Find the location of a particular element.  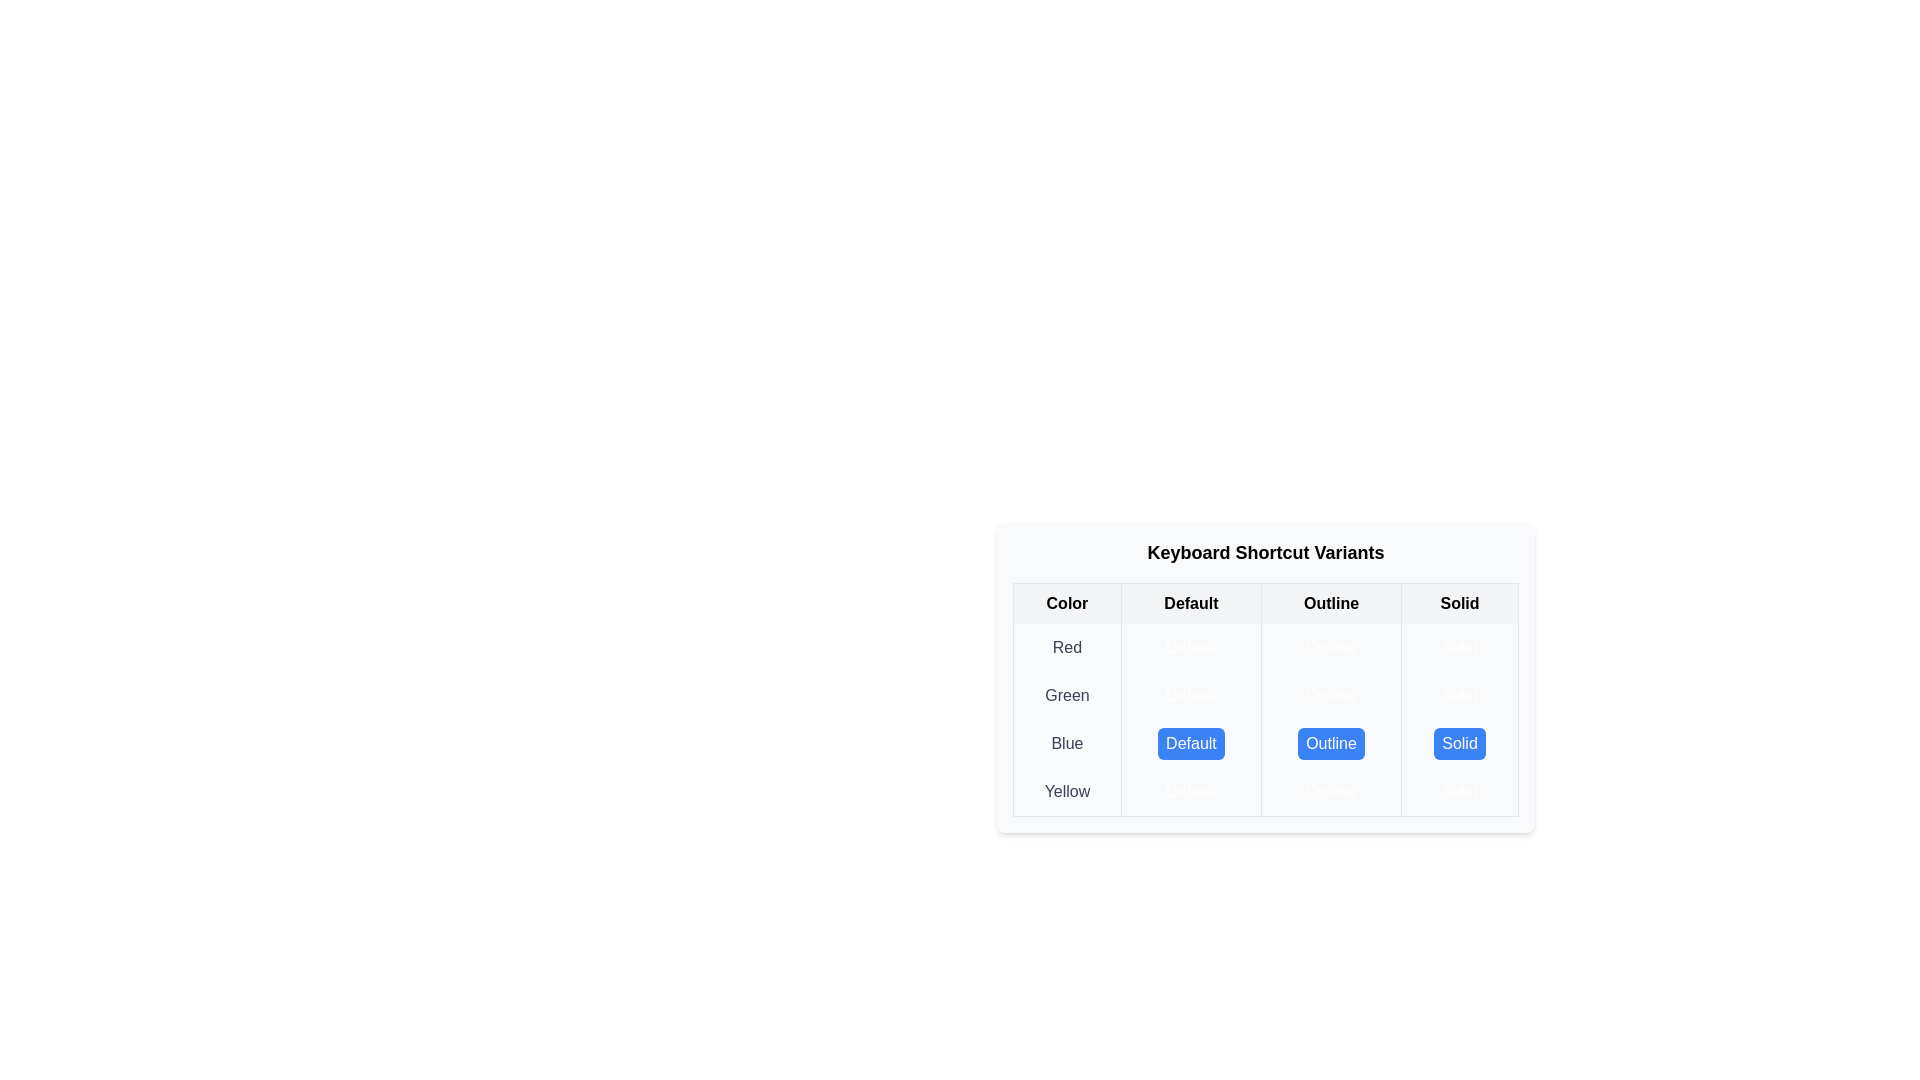

the table header that categorizes color types and button styles ('Default', 'Outline', and 'Solid') via keyboard navigation is located at coordinates (1265, 602).